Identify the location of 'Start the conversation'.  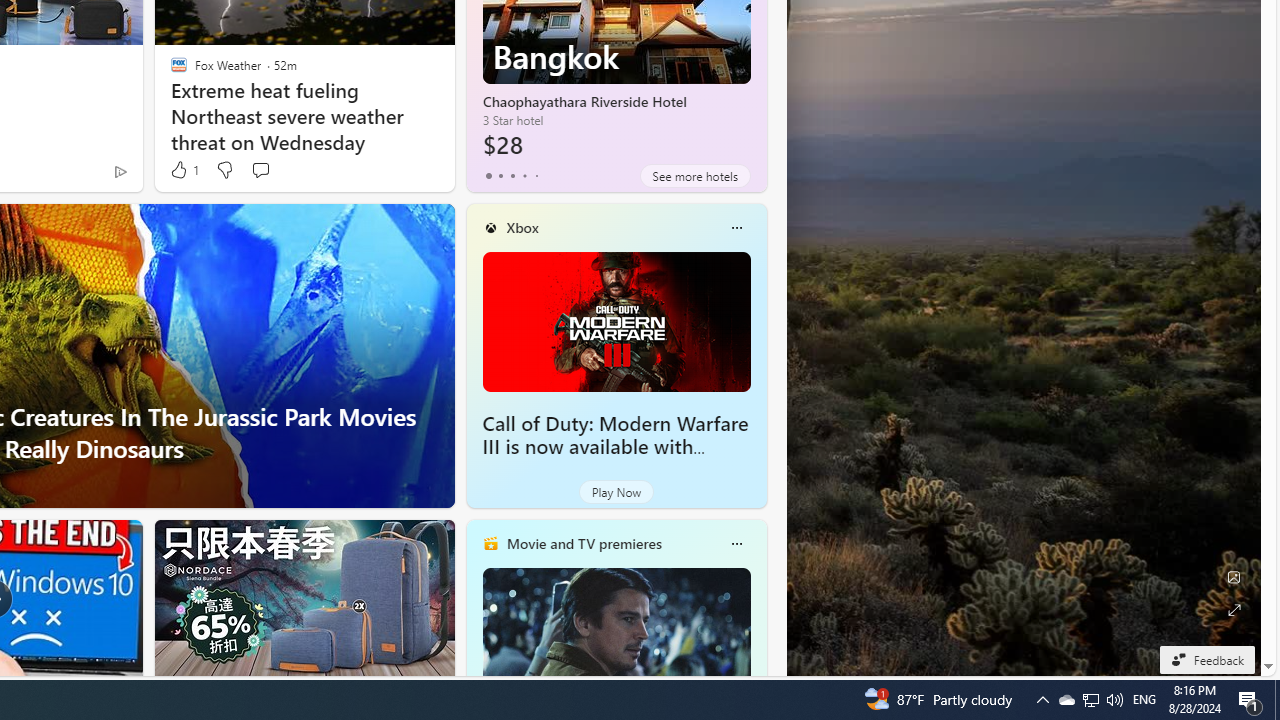
(259, 168).